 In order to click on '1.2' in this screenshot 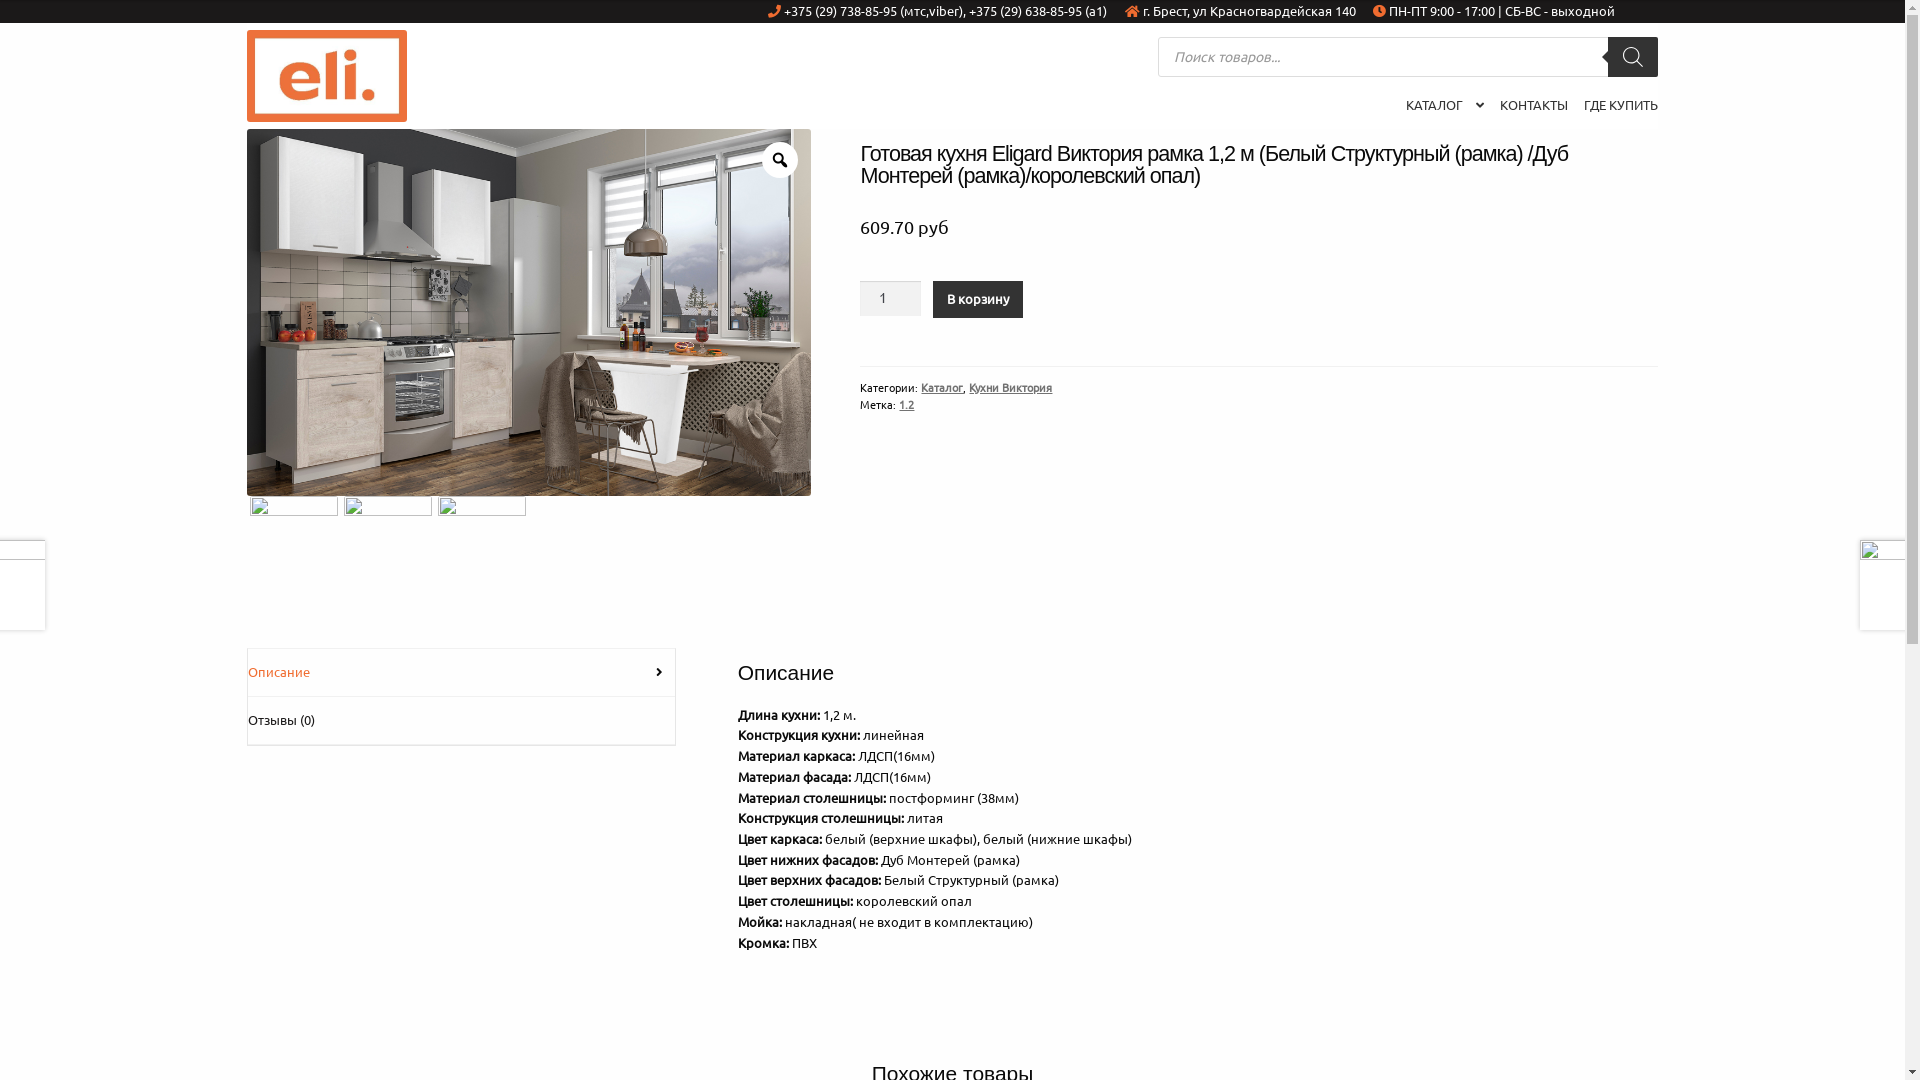, I will do `click(905, 404)`.